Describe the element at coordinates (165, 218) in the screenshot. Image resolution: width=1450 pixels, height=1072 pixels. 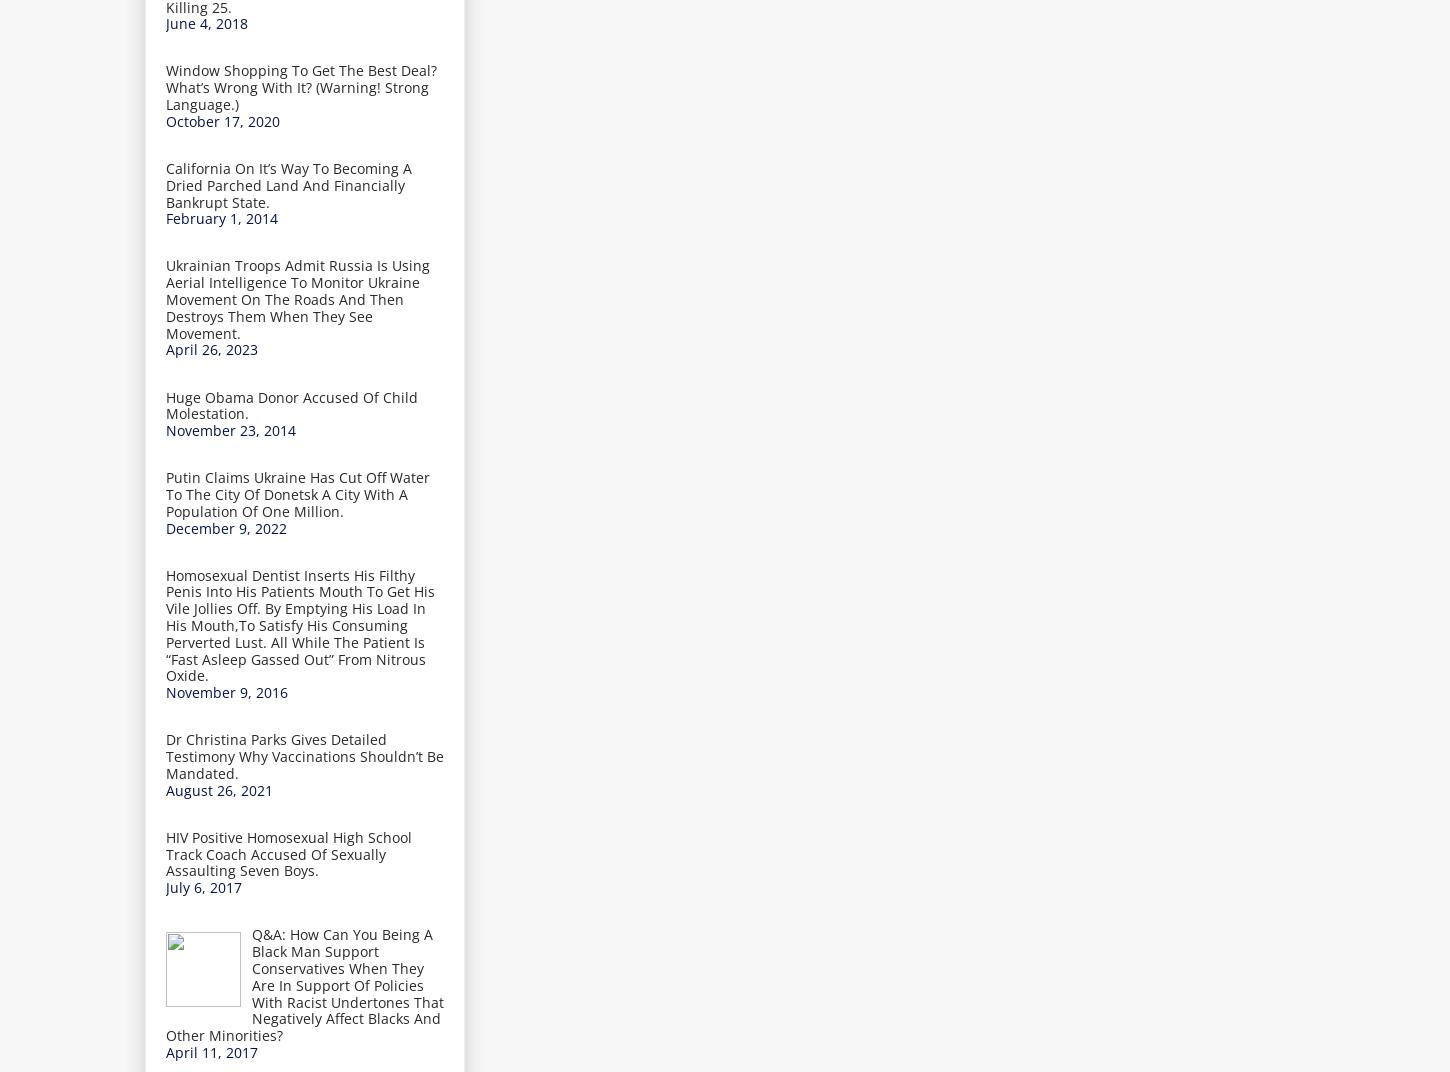
I see `'February 1, 2014'` at that location.